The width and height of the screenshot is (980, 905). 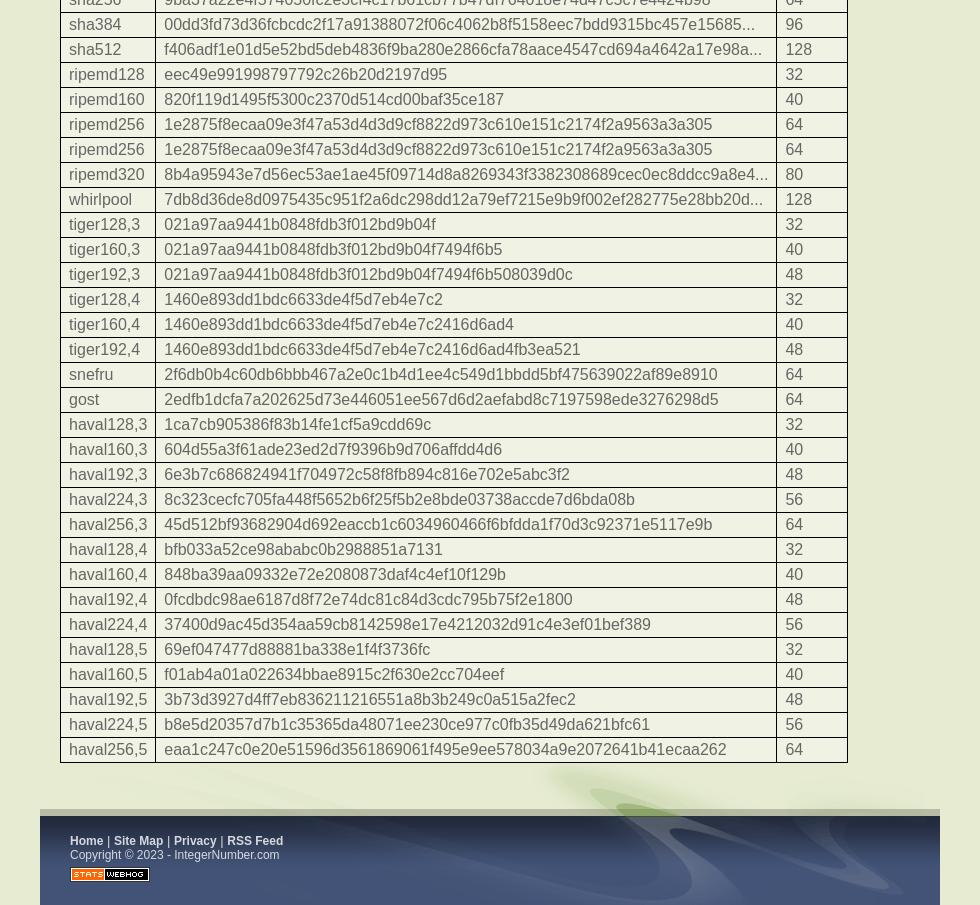 What do you see at coordinates (83, 399) in the screenshot?
I see `'gost'` at bounding box center [83, 399].